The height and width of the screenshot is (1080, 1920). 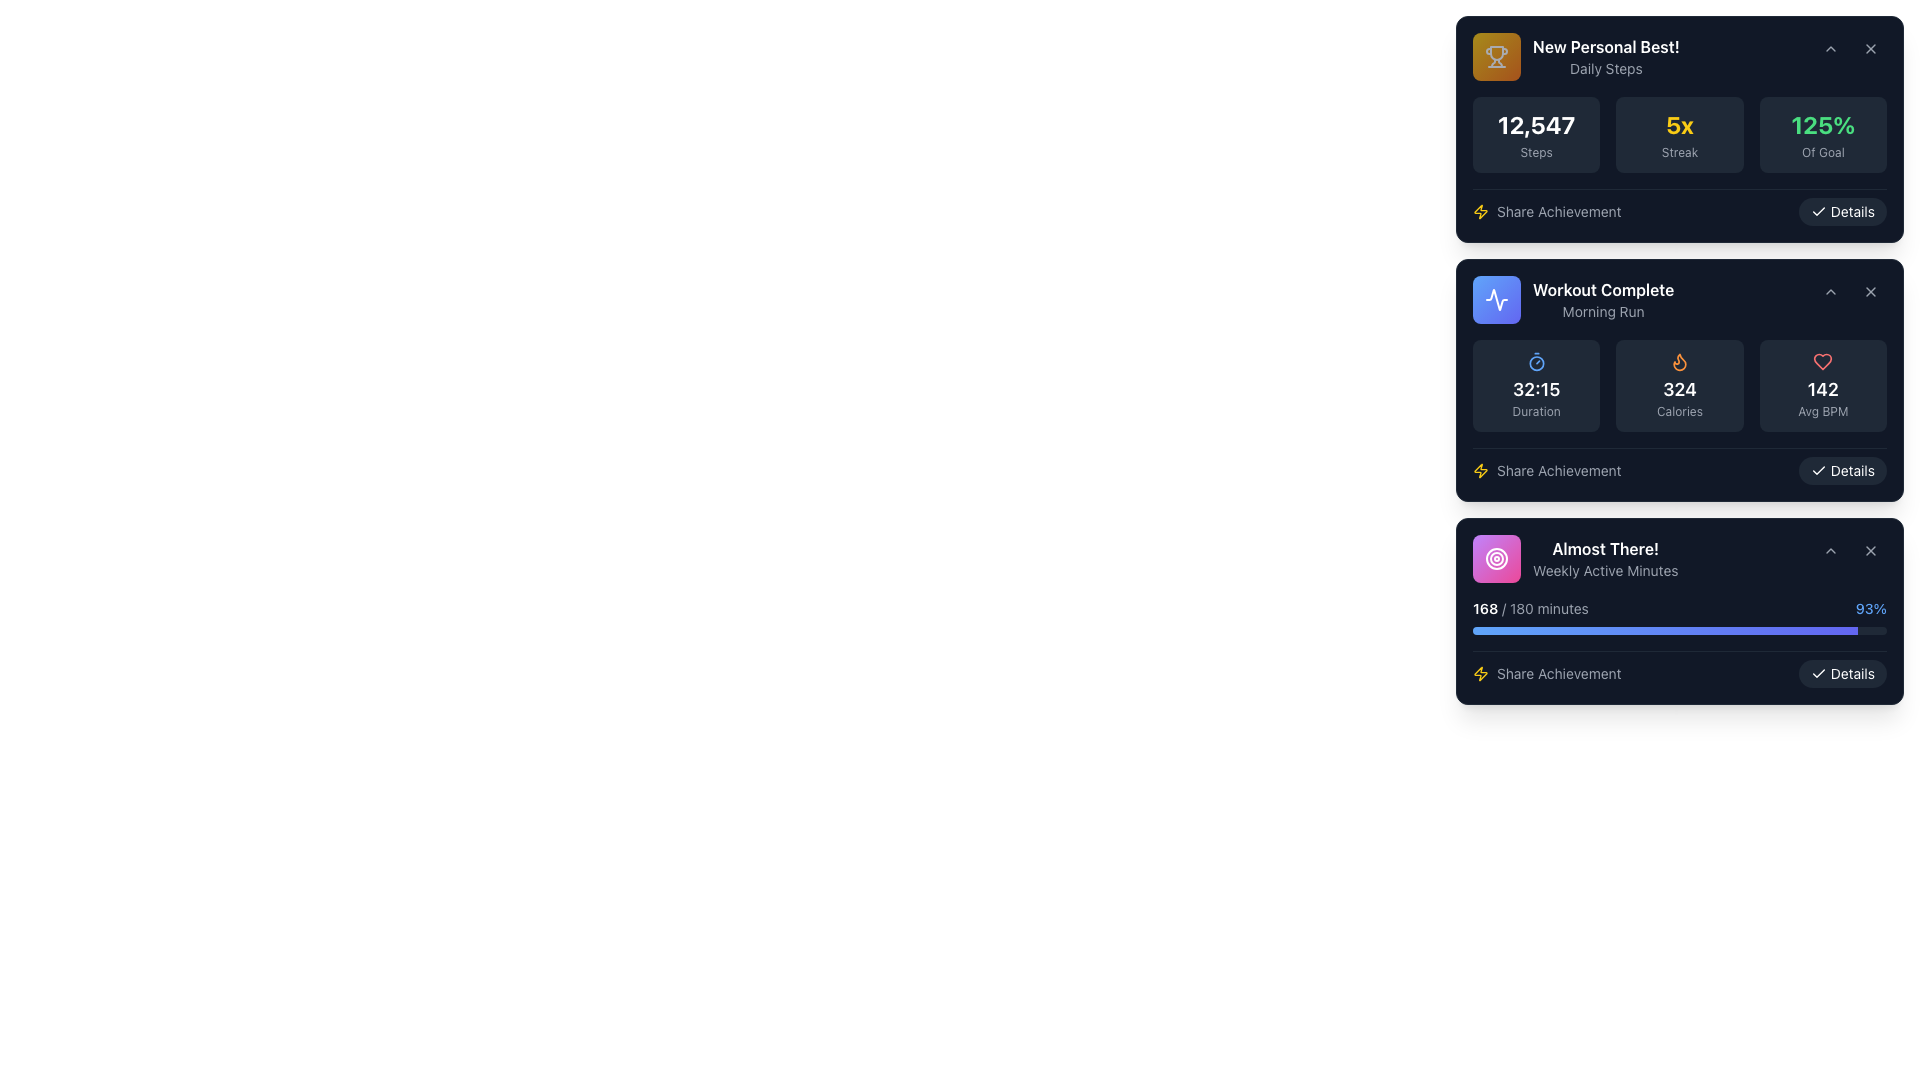 What do you see at coordinates (1606, 68) in the screenshot?
I see `'Daily Steps' text label located in the upper section of the dark-themed card, which is positioned below the 'New Personal Best!' text` at bounding box center [1606, 68].